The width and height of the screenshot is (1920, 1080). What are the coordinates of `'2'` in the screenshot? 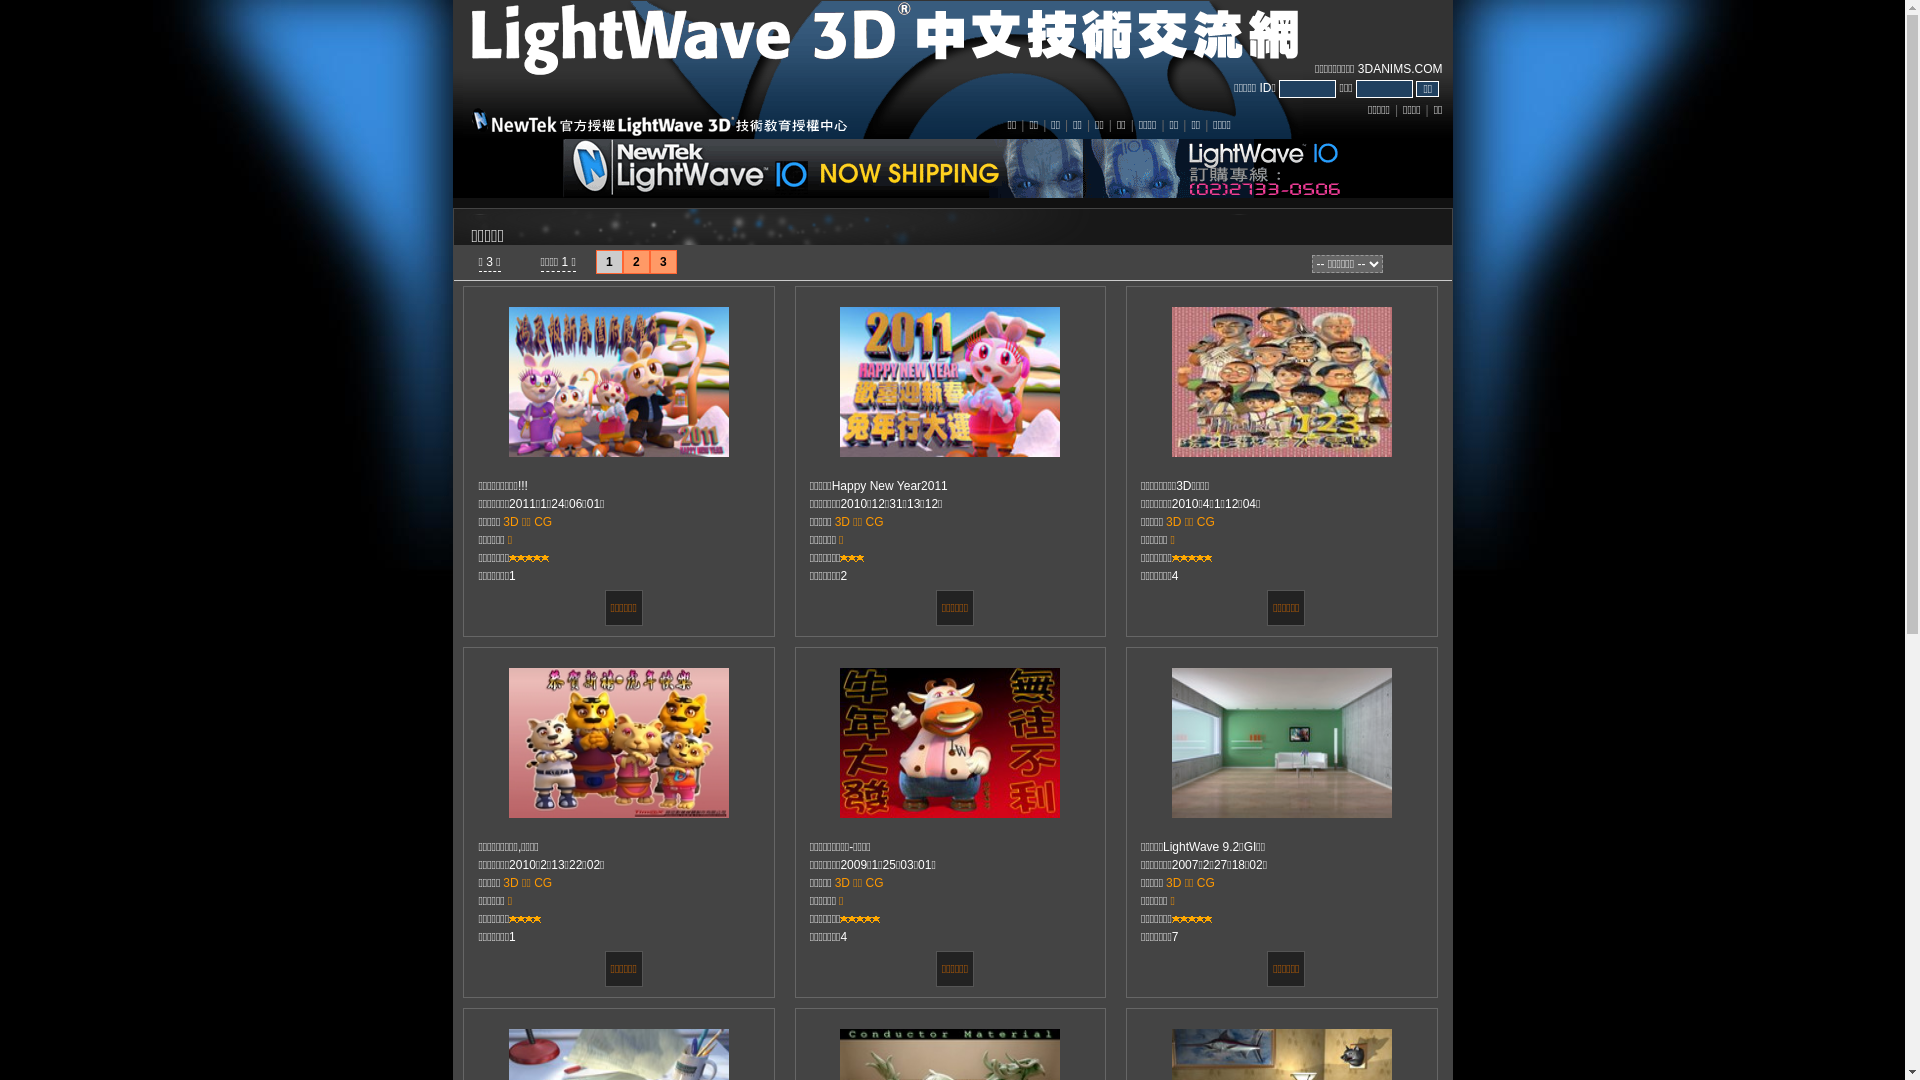 It's located at (635, 261).